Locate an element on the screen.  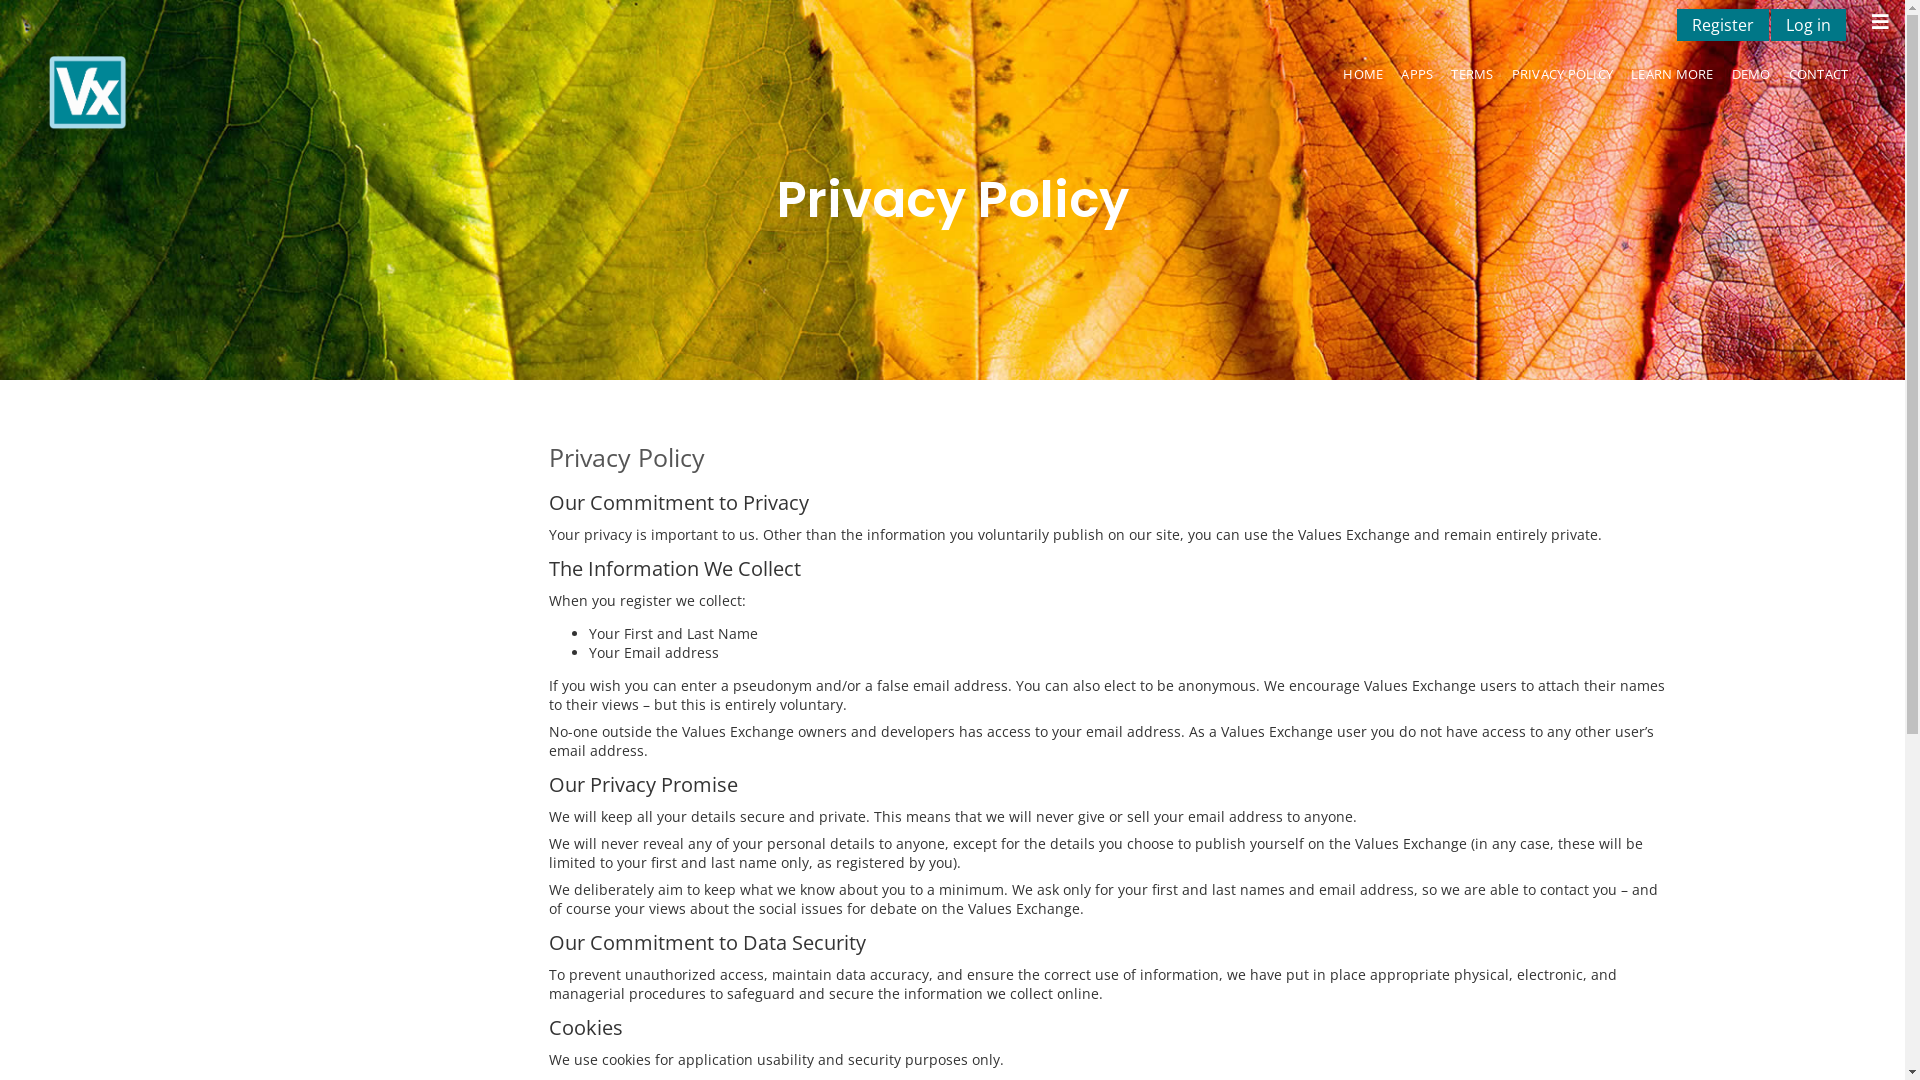
'Early Intervention Physiotherapy' is located at coordinates (48, 92).